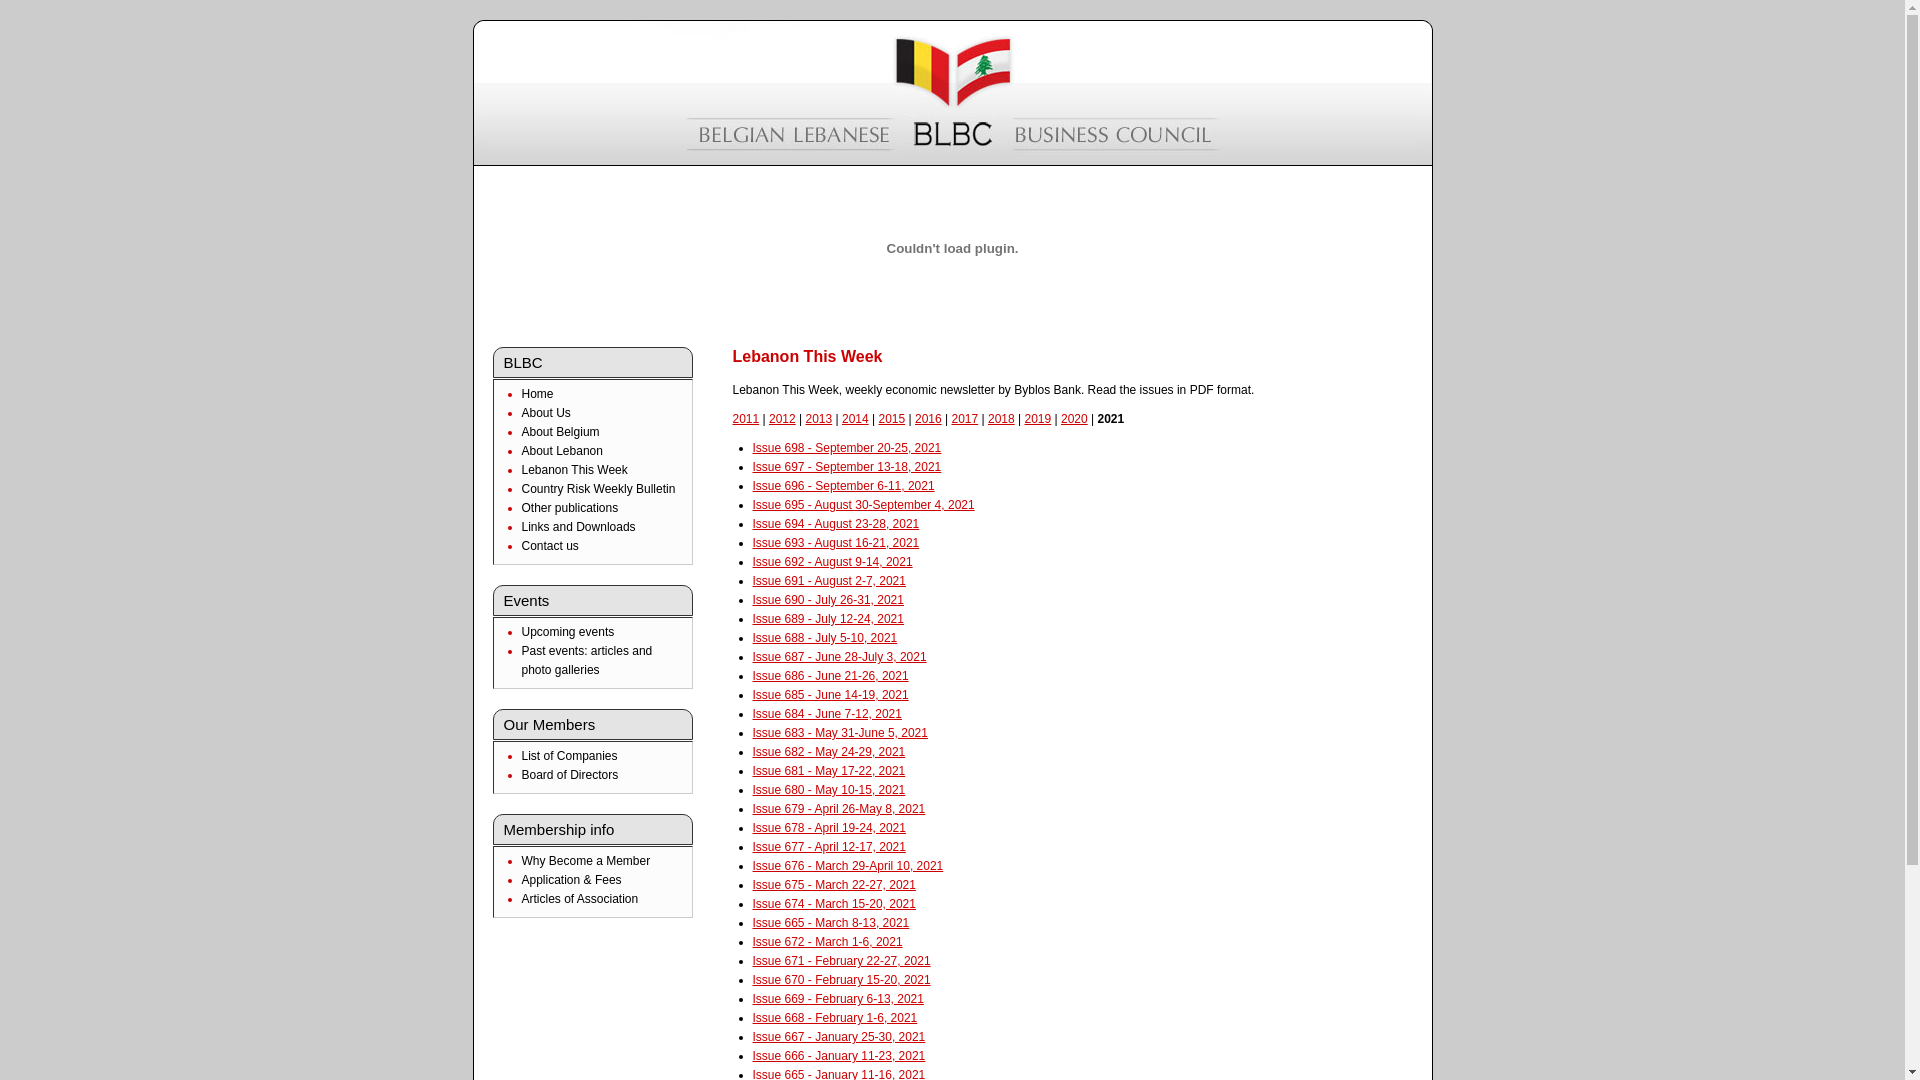 The height and width of the screenshot is (1080, 1920). What do you see at coordinates (751, 828) in the screenshot?
I see `'Issue 678 - April 19-24, 2021'` at bounding box center [751, 828].